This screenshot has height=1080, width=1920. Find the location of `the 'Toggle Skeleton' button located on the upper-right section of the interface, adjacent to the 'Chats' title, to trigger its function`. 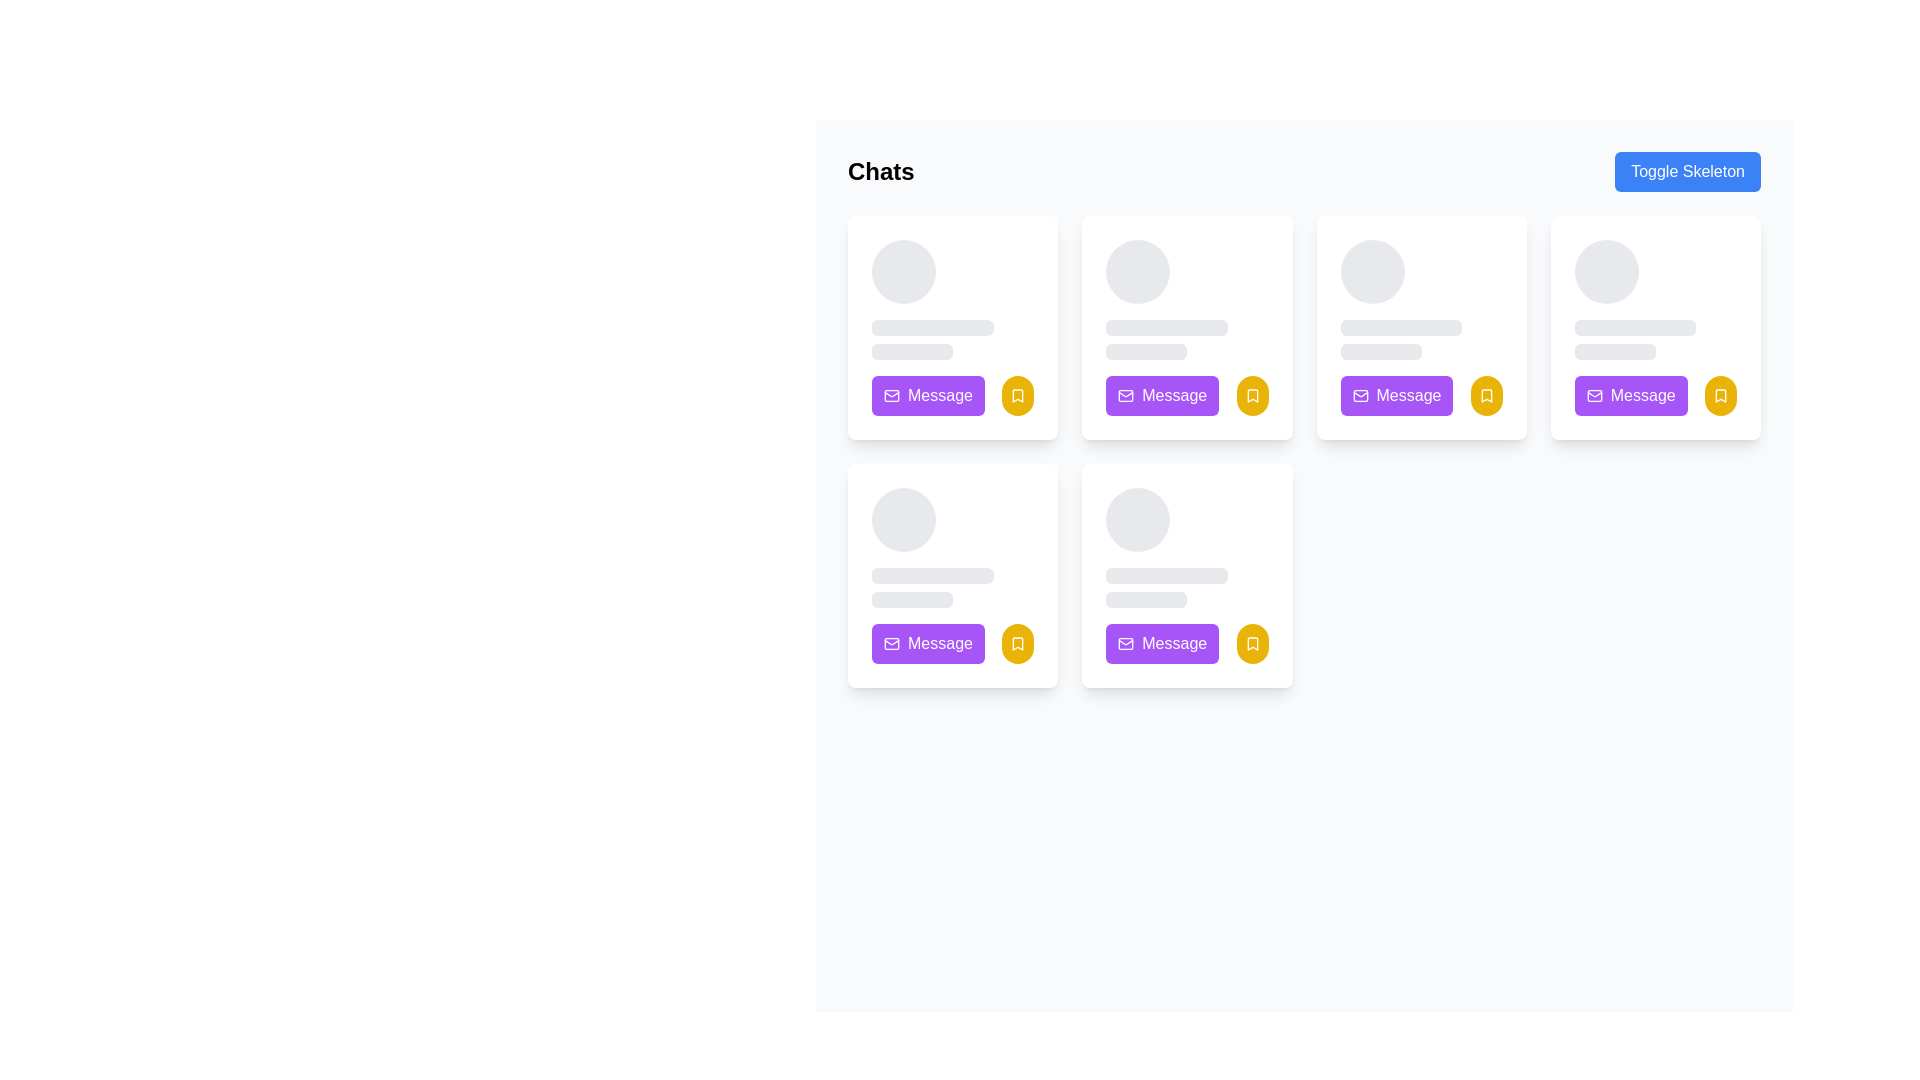

the 'Toggle Skeleton' button located on the upper-right section of the interface, adjacent to the 'Chats' title, to trigger its function is located at coordinates (1687, 171).